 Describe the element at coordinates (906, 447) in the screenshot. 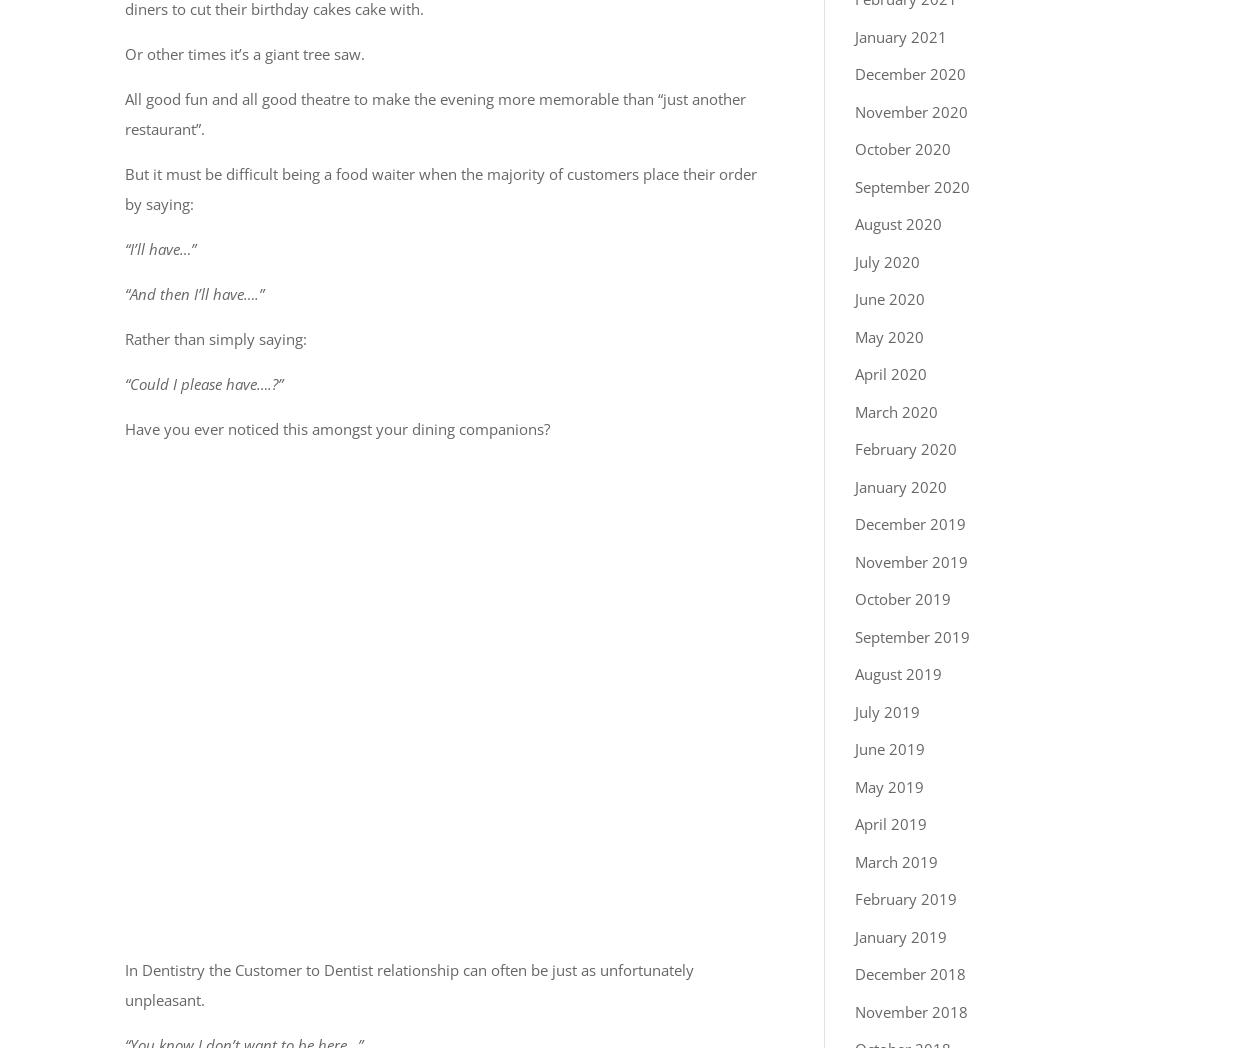

I see `'February 2020'` at that location.